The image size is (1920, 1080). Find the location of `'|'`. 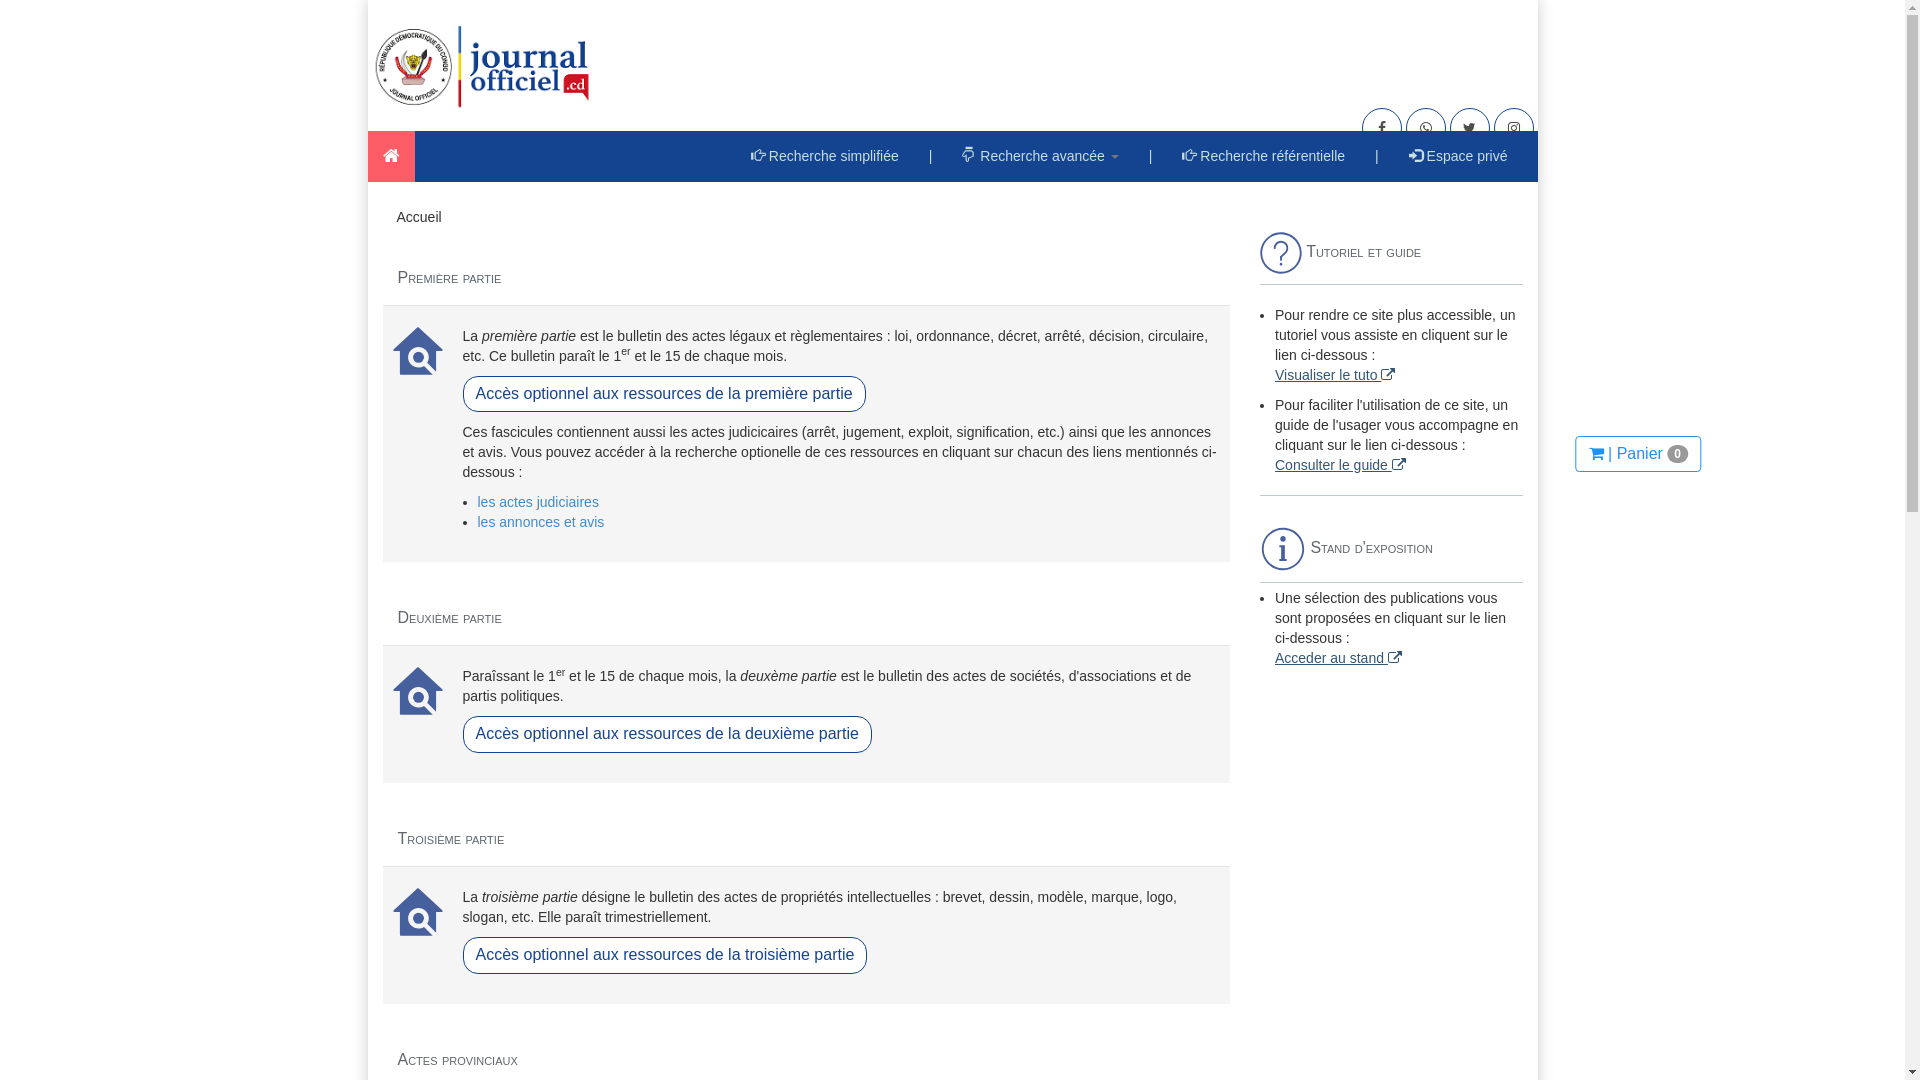

'|' is located at coordinates (1151, 154).